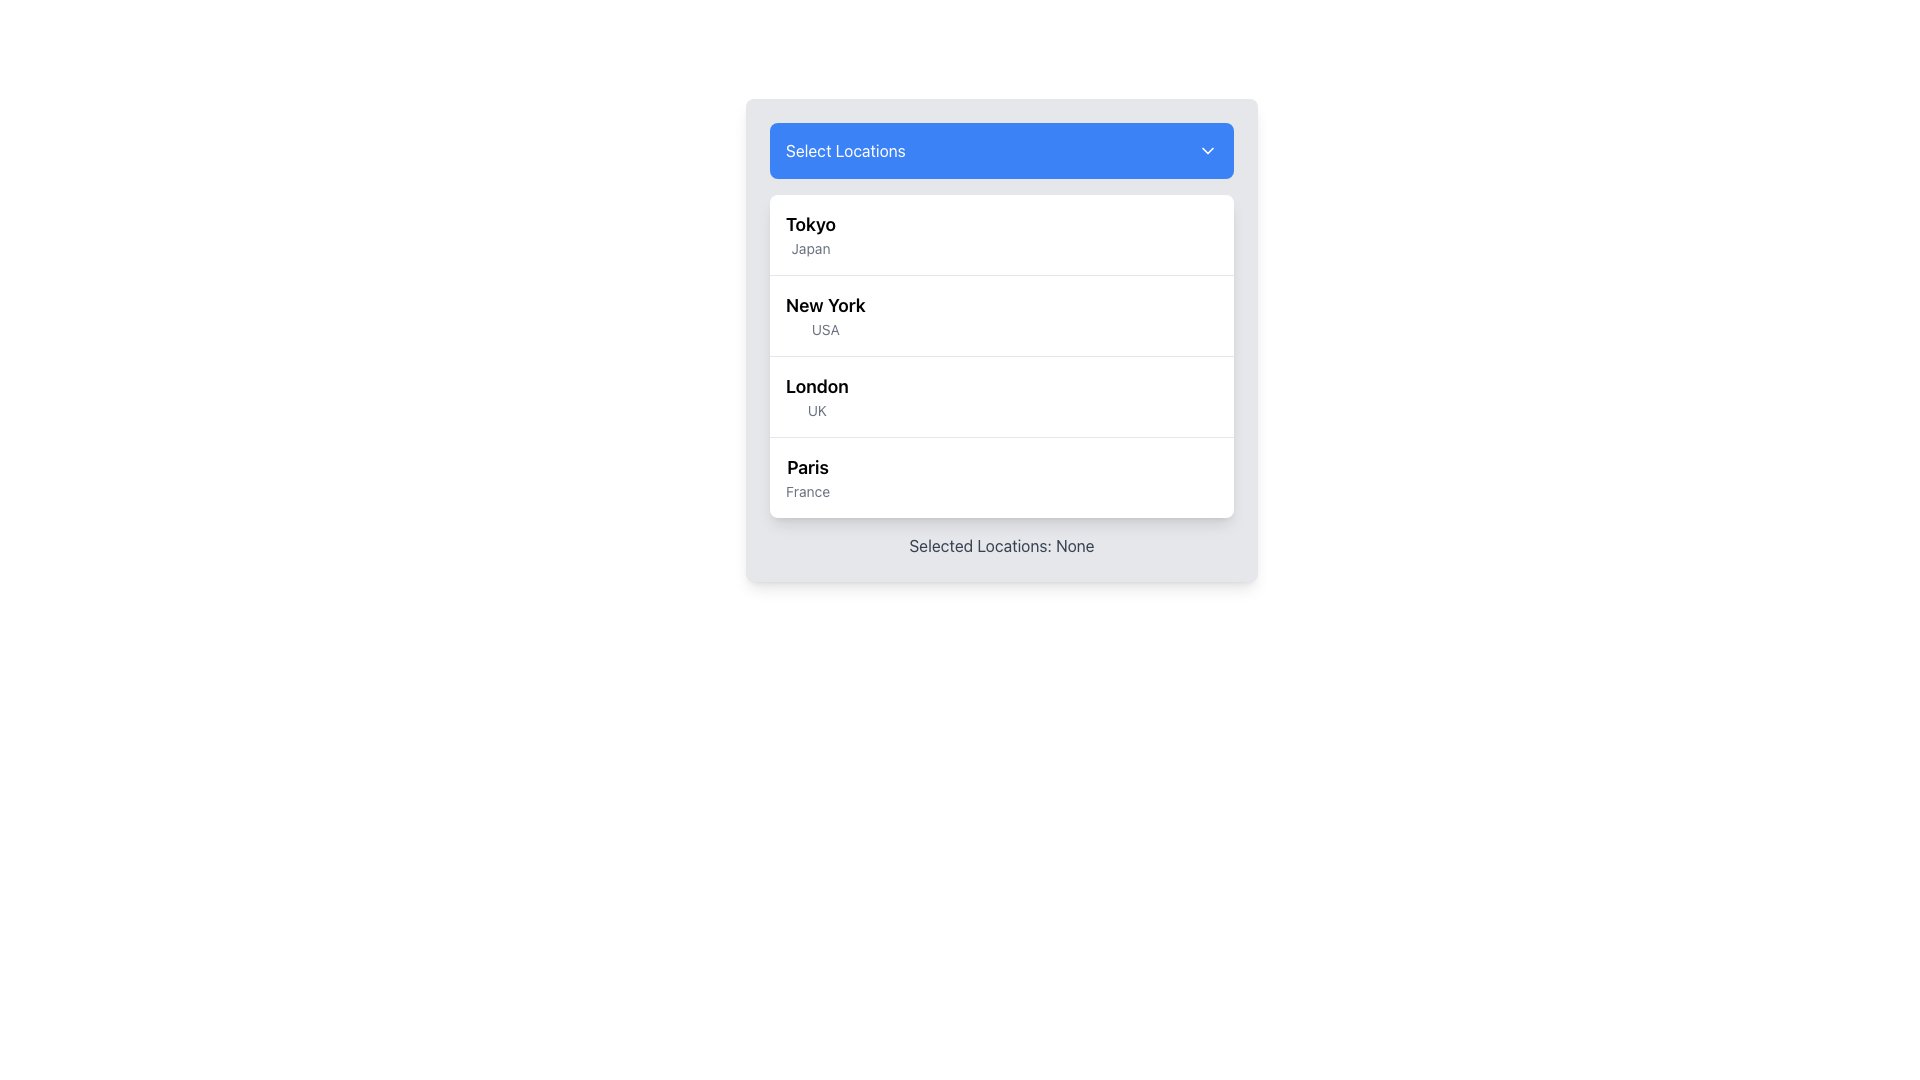 The image size is (1920, 1080). What do you see at coordinates (817, 386) in the screenshot?
I see `the text label displaying 'London', which is the third option in the dropdown menu of locations, located between 'New York' and 'Paris'` at bounding box center [817, 386].